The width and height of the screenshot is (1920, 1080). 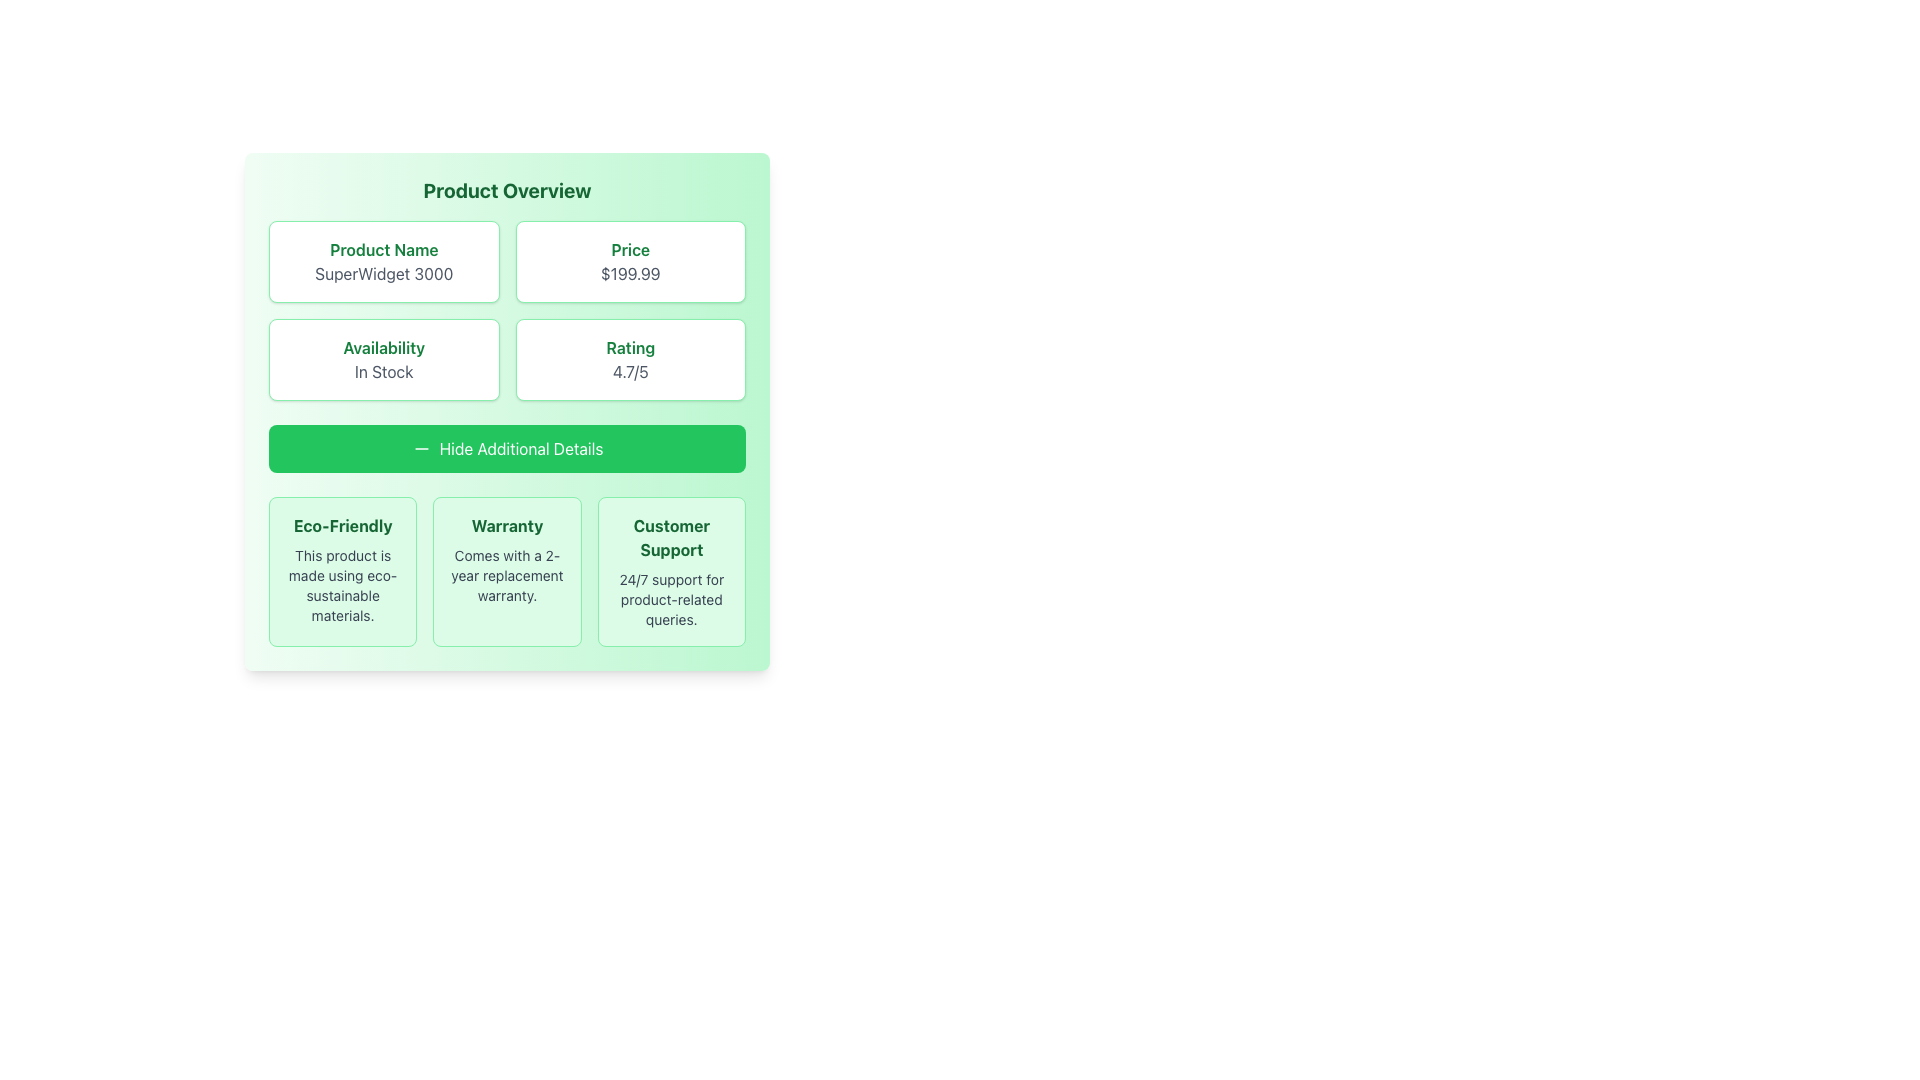 What do you see at coordinates (671, 599) in the screenshot?
I see `the text element reading '24/7 support for product-related queries.' located below the 'Customer Support' header in the green box` at bounding box center [671, 599].